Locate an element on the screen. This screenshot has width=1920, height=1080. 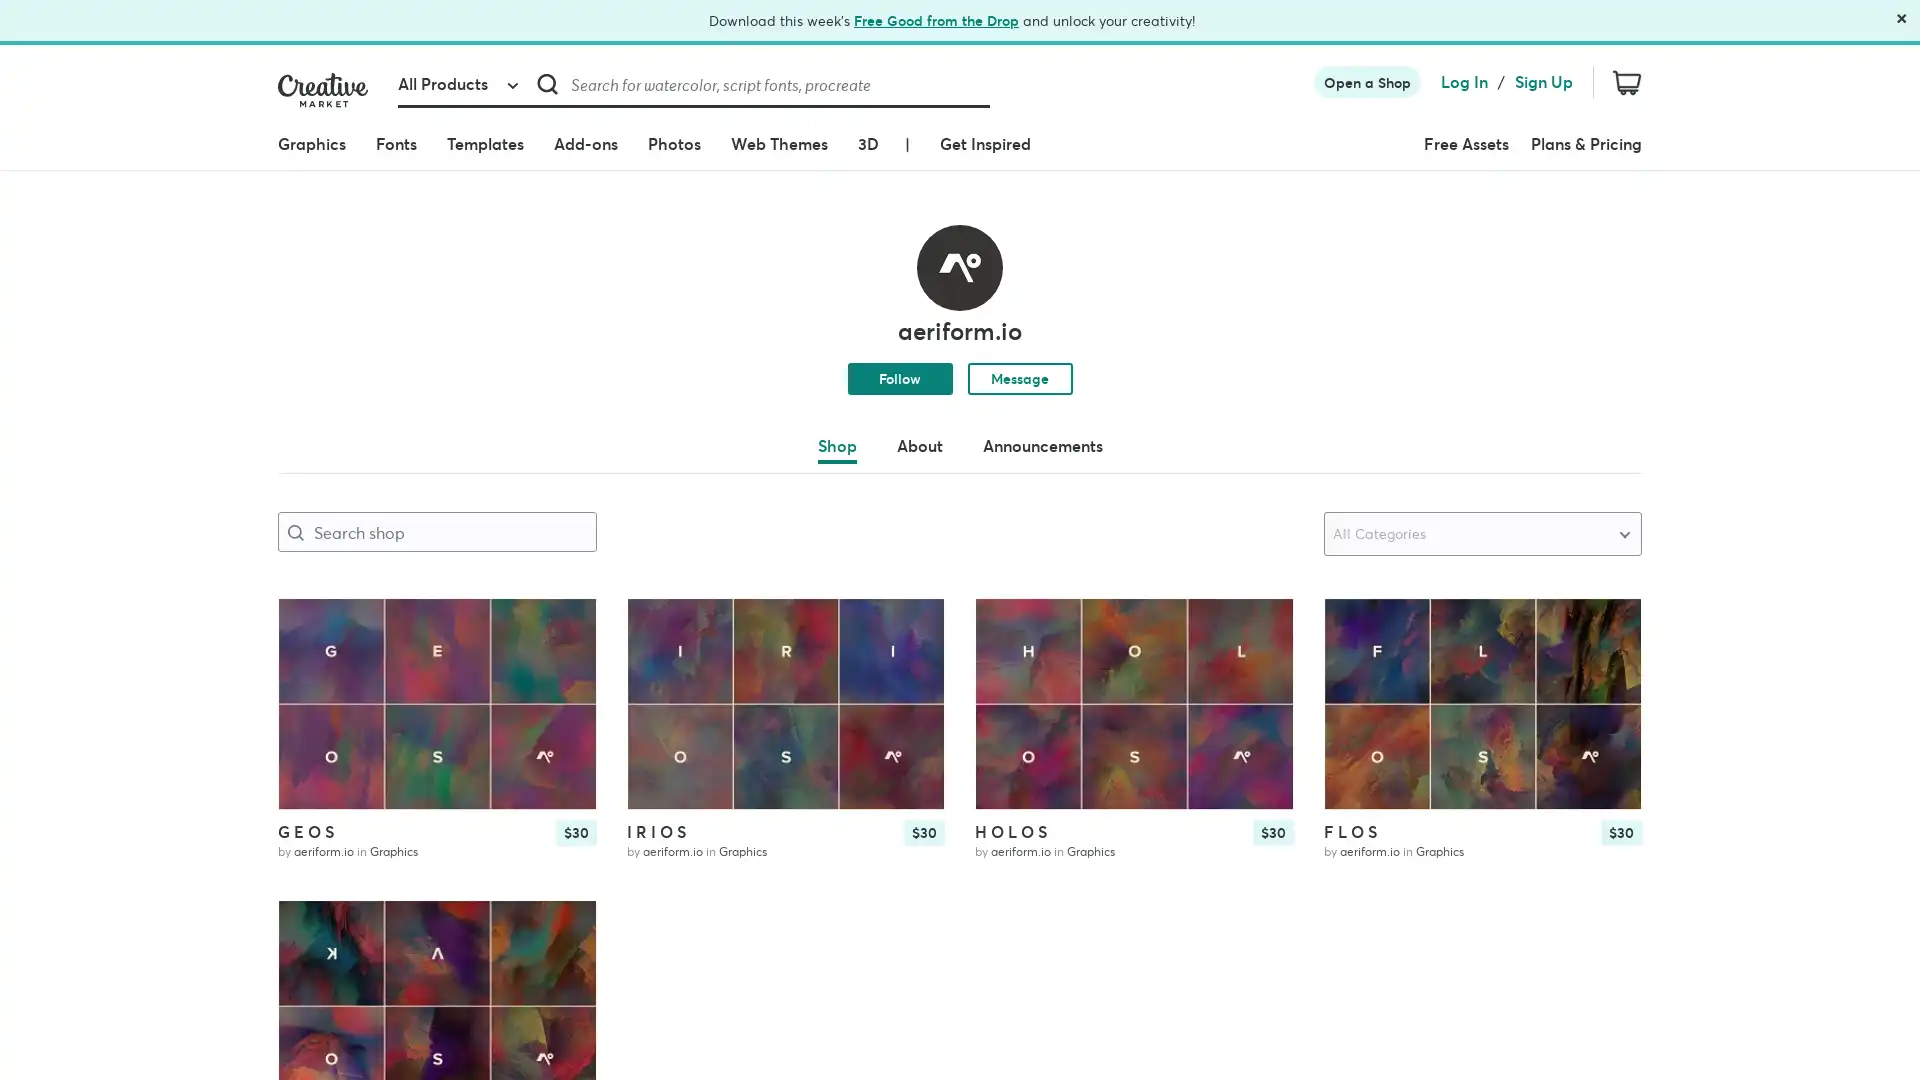
Pin to Pinterest is located at coordinates (659, 630).